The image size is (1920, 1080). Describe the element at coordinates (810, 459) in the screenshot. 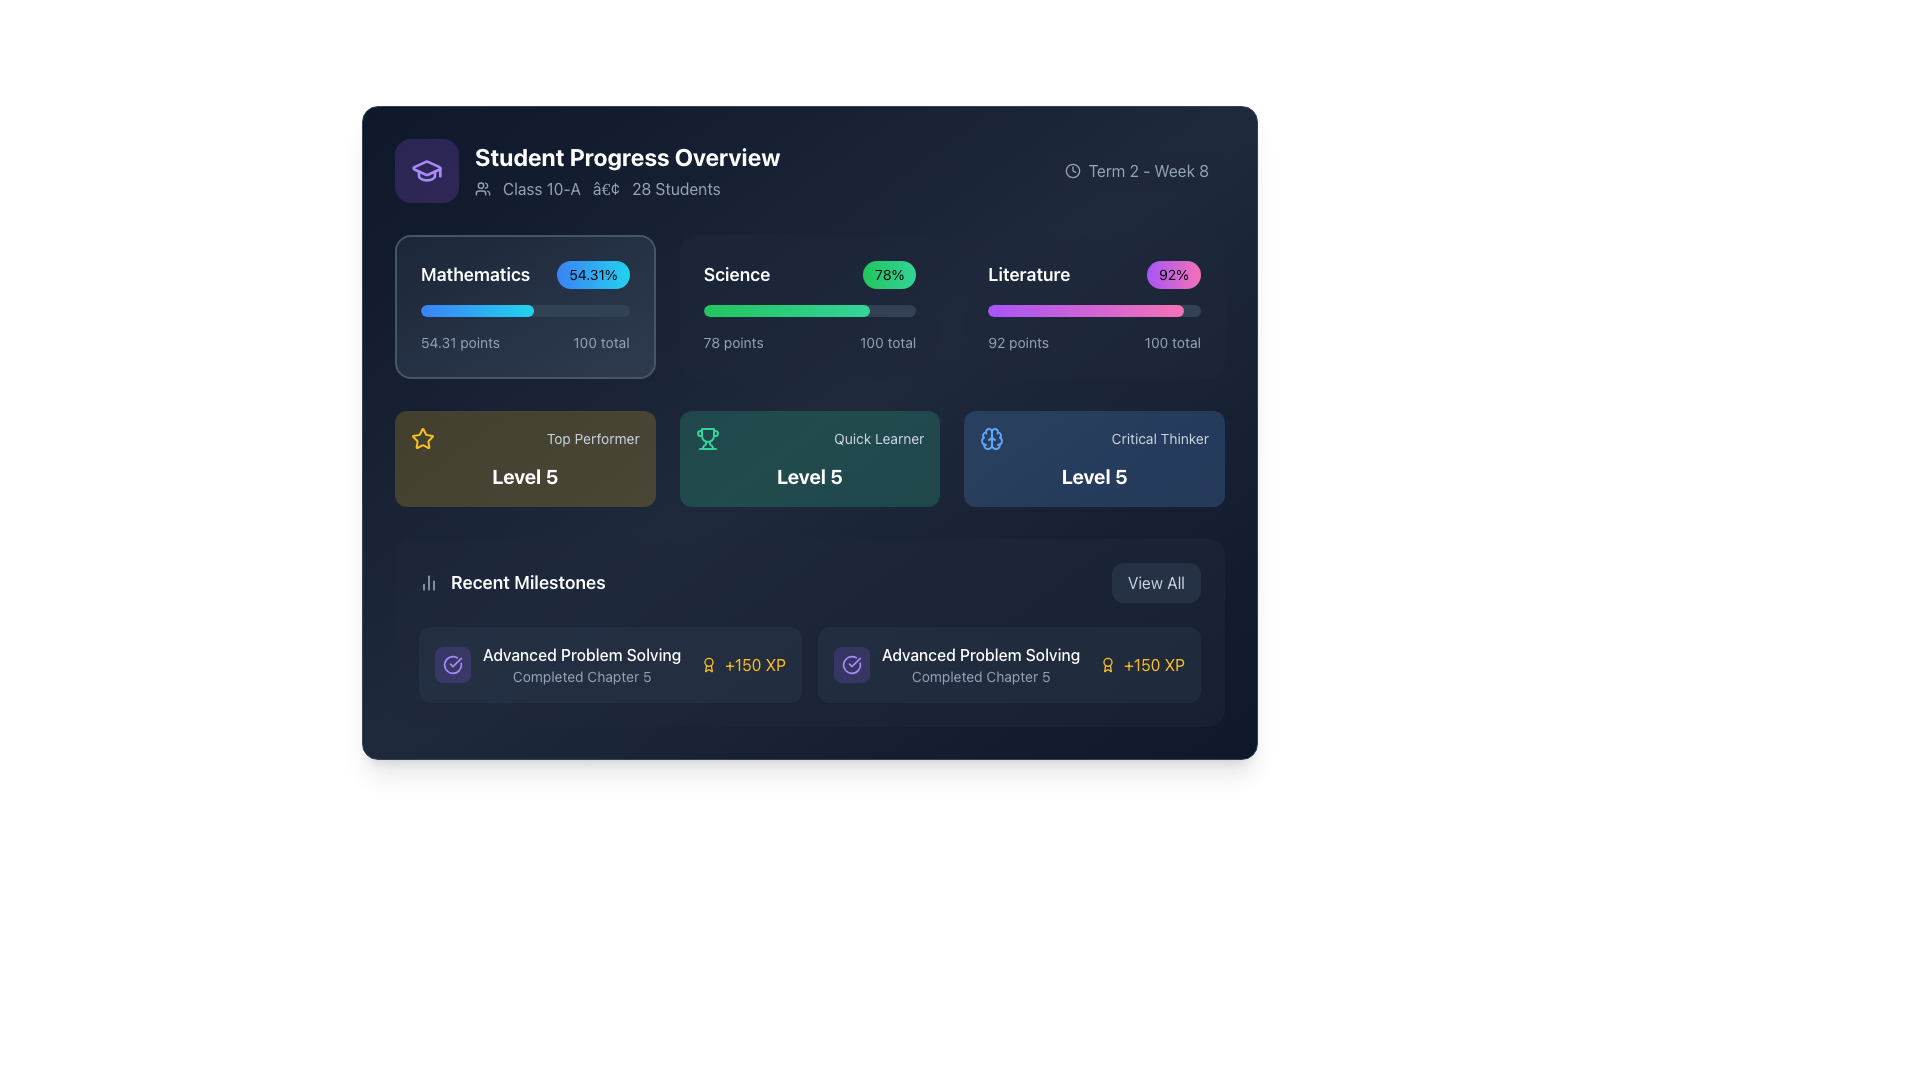

I see `the 'Quick Learner' achievement card, which is the second card in a grid layout, located between 'Top Performer' and 'Critical Thinker'` at that location.